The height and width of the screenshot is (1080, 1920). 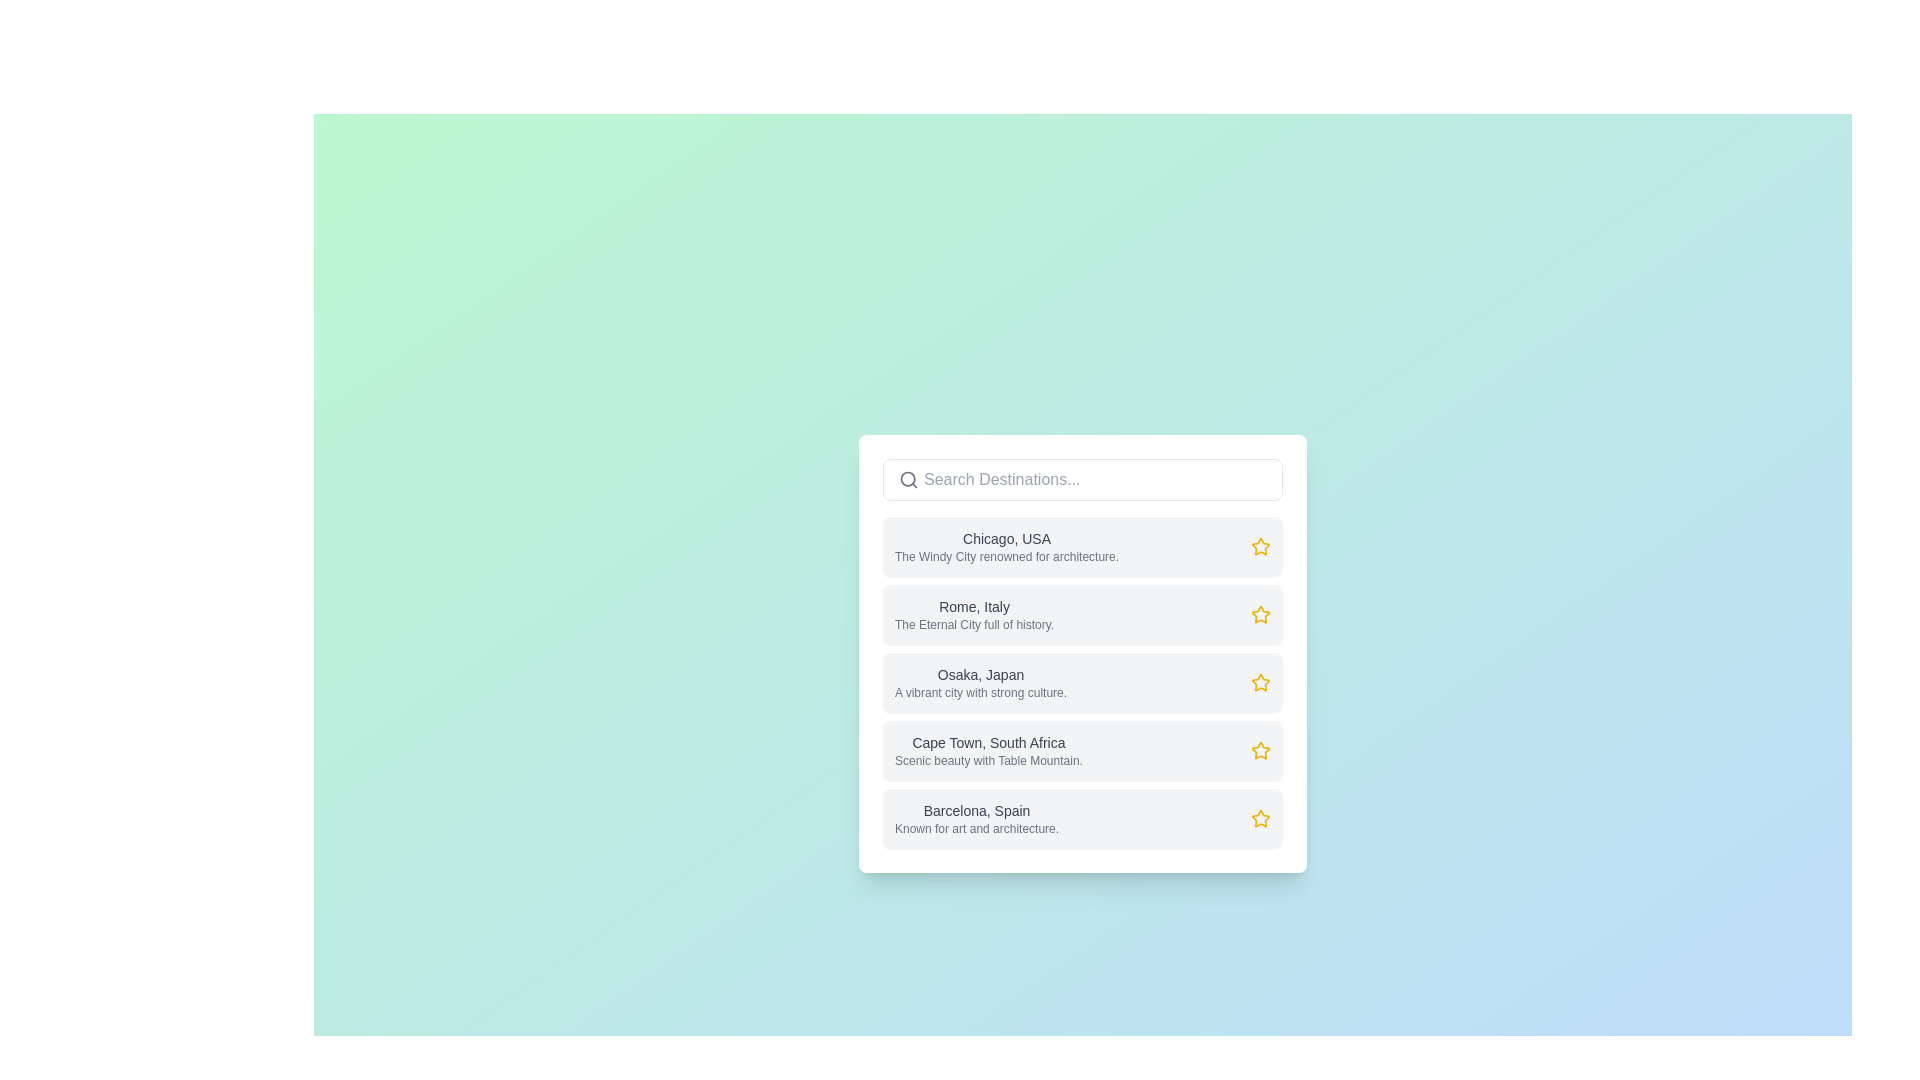 What do you see at coordinates (907, 479) in the screenshot?
I see `the center of the magnifying glass icon which signifies the search function in the search interface located at the top of the card` at bounding box center [907, 479].